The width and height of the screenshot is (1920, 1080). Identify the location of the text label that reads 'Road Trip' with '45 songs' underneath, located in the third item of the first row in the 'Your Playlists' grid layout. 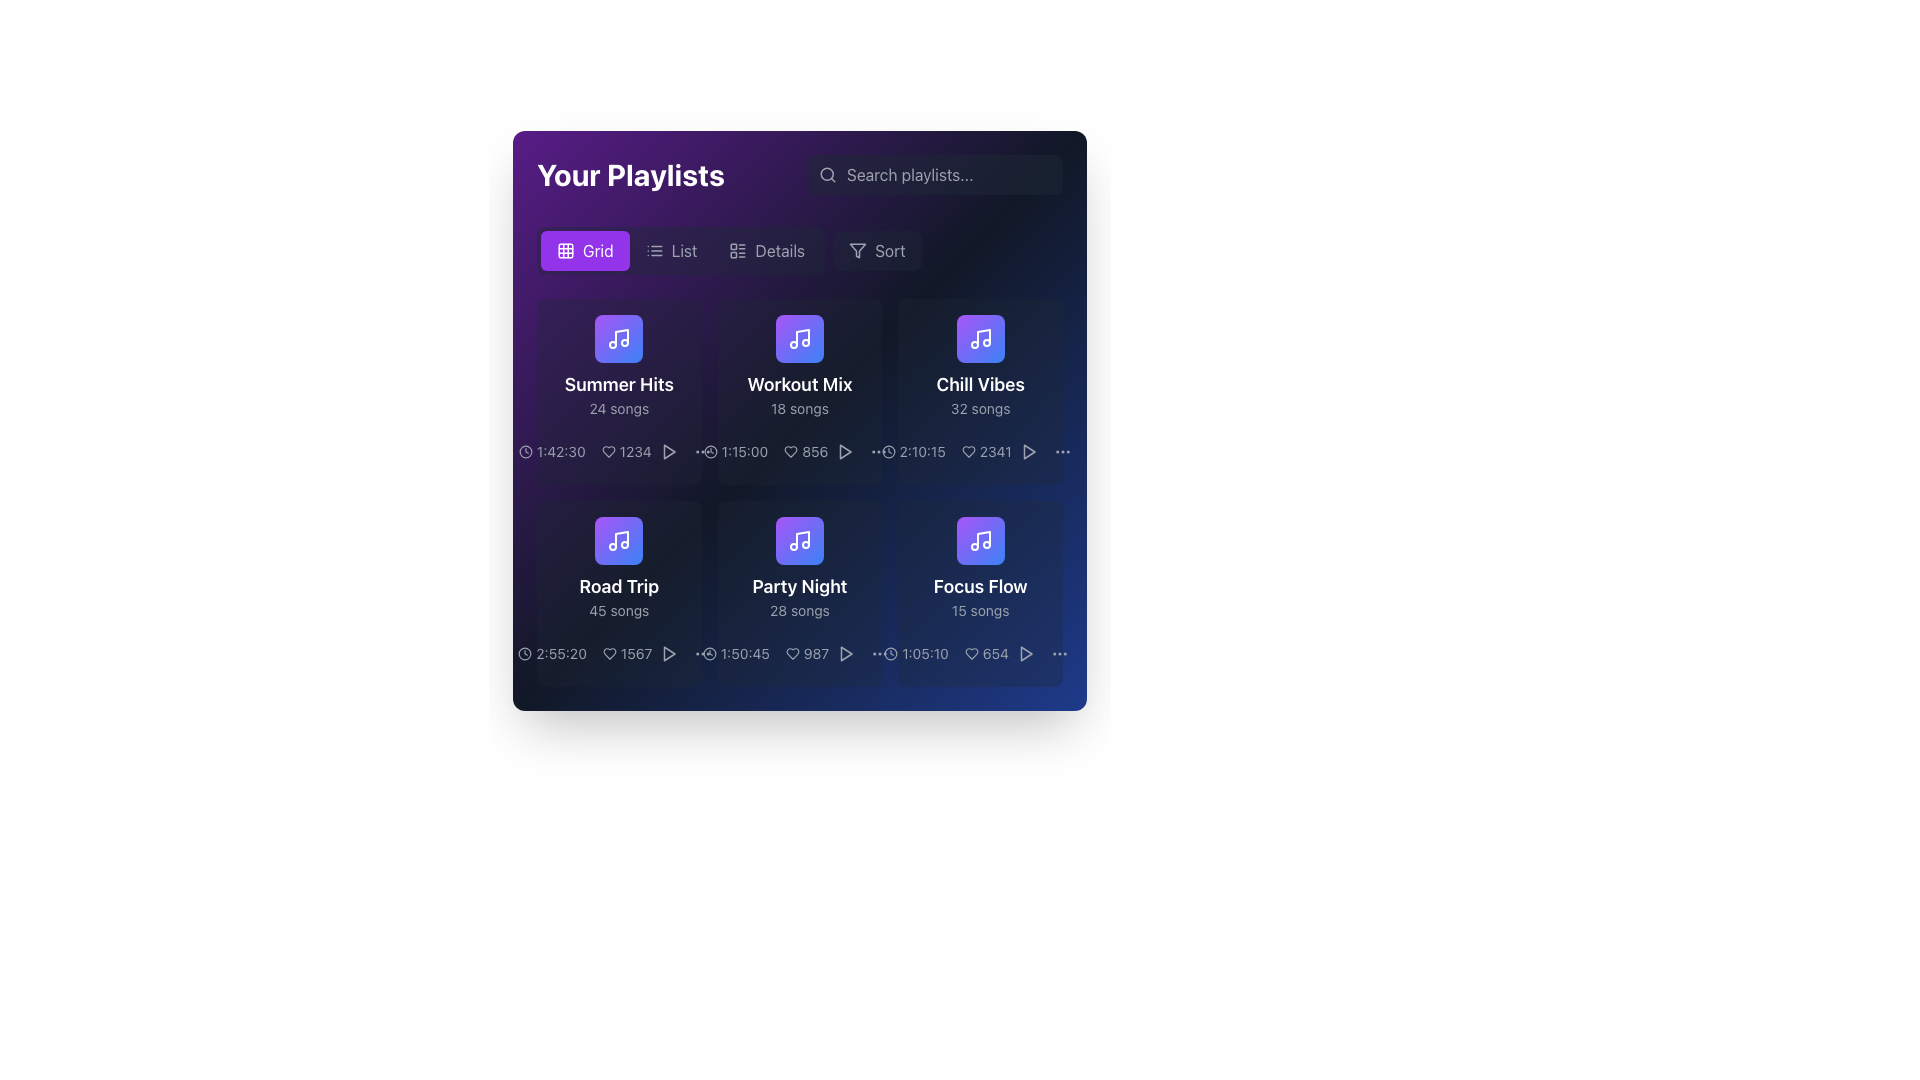
(618, 596).